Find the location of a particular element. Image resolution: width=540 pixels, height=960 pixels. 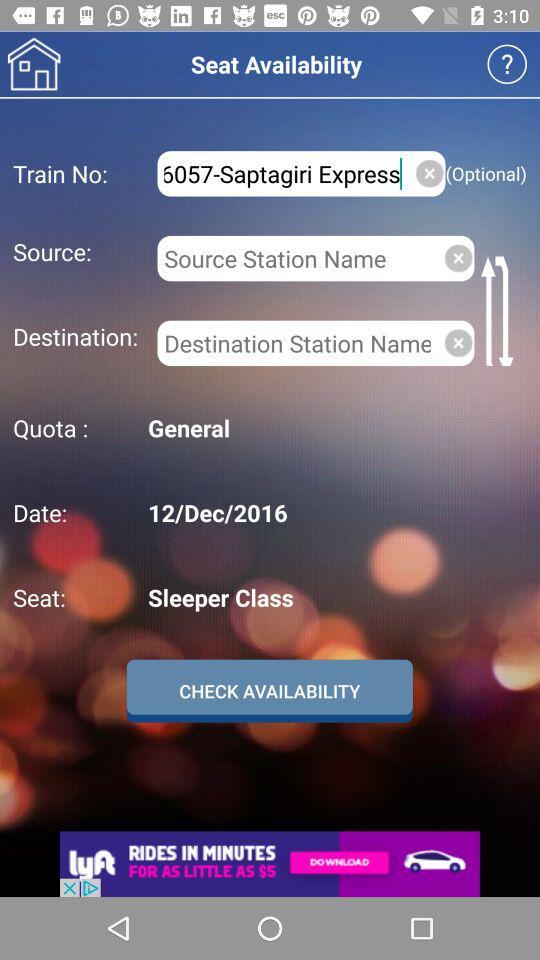

close is located at coordinates (428, 172).